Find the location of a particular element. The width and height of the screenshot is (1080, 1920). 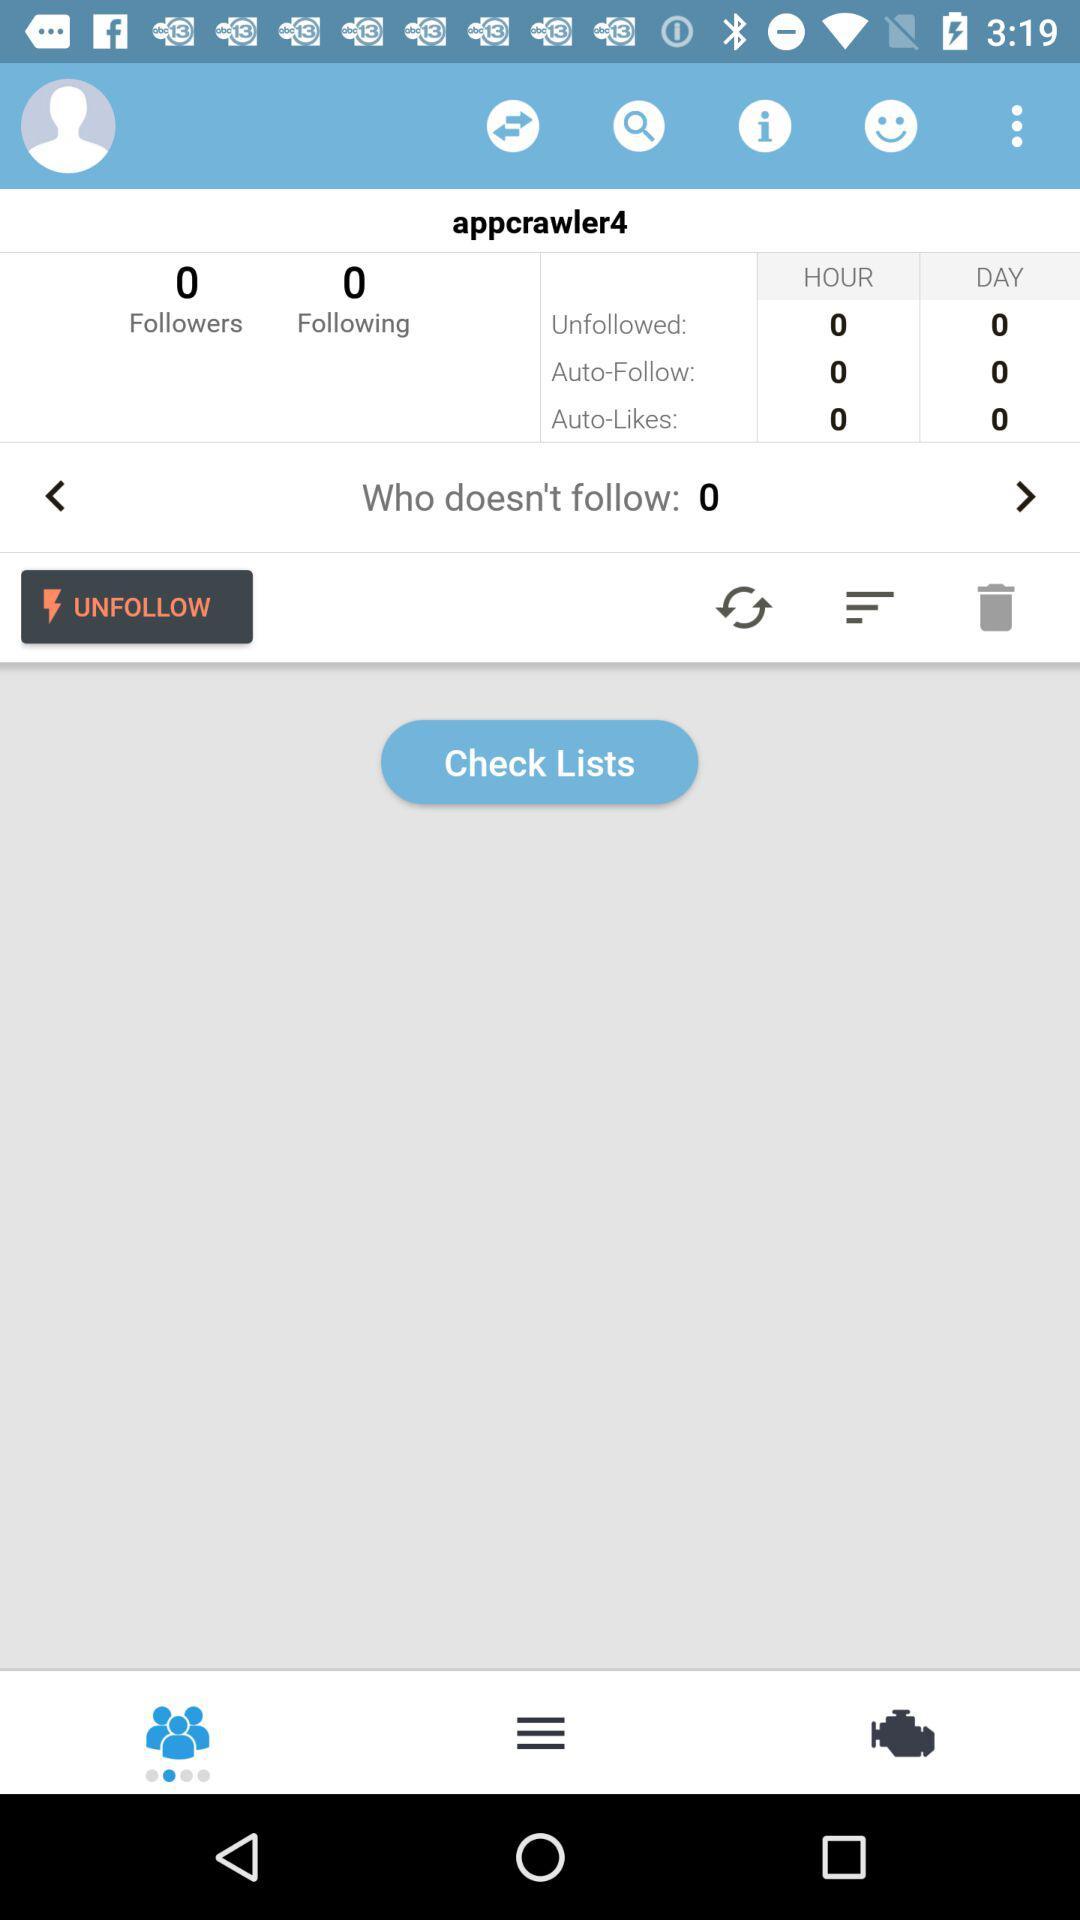

icon to the left of the who doesn t is located at coordinates (54, 496).